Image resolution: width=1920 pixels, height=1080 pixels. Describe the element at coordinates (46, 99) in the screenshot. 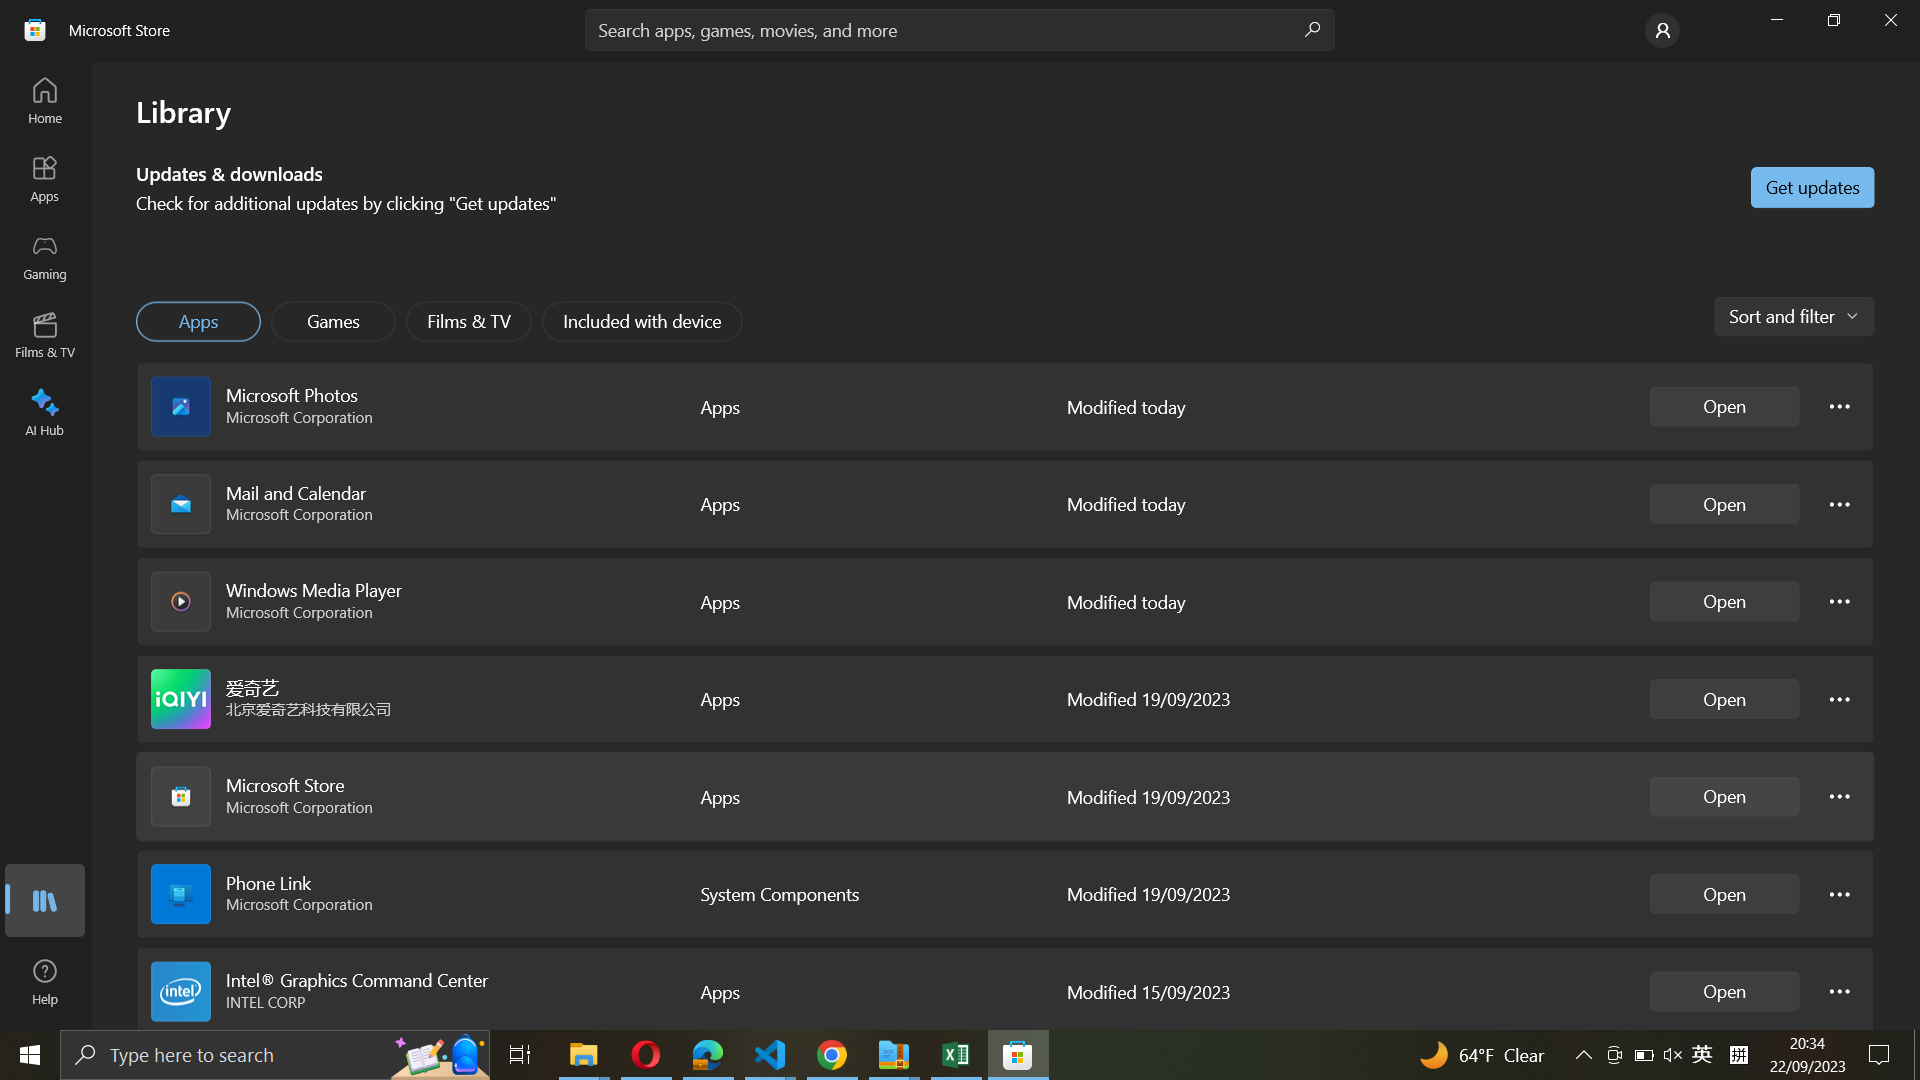

I see `the Home Page` at that location.